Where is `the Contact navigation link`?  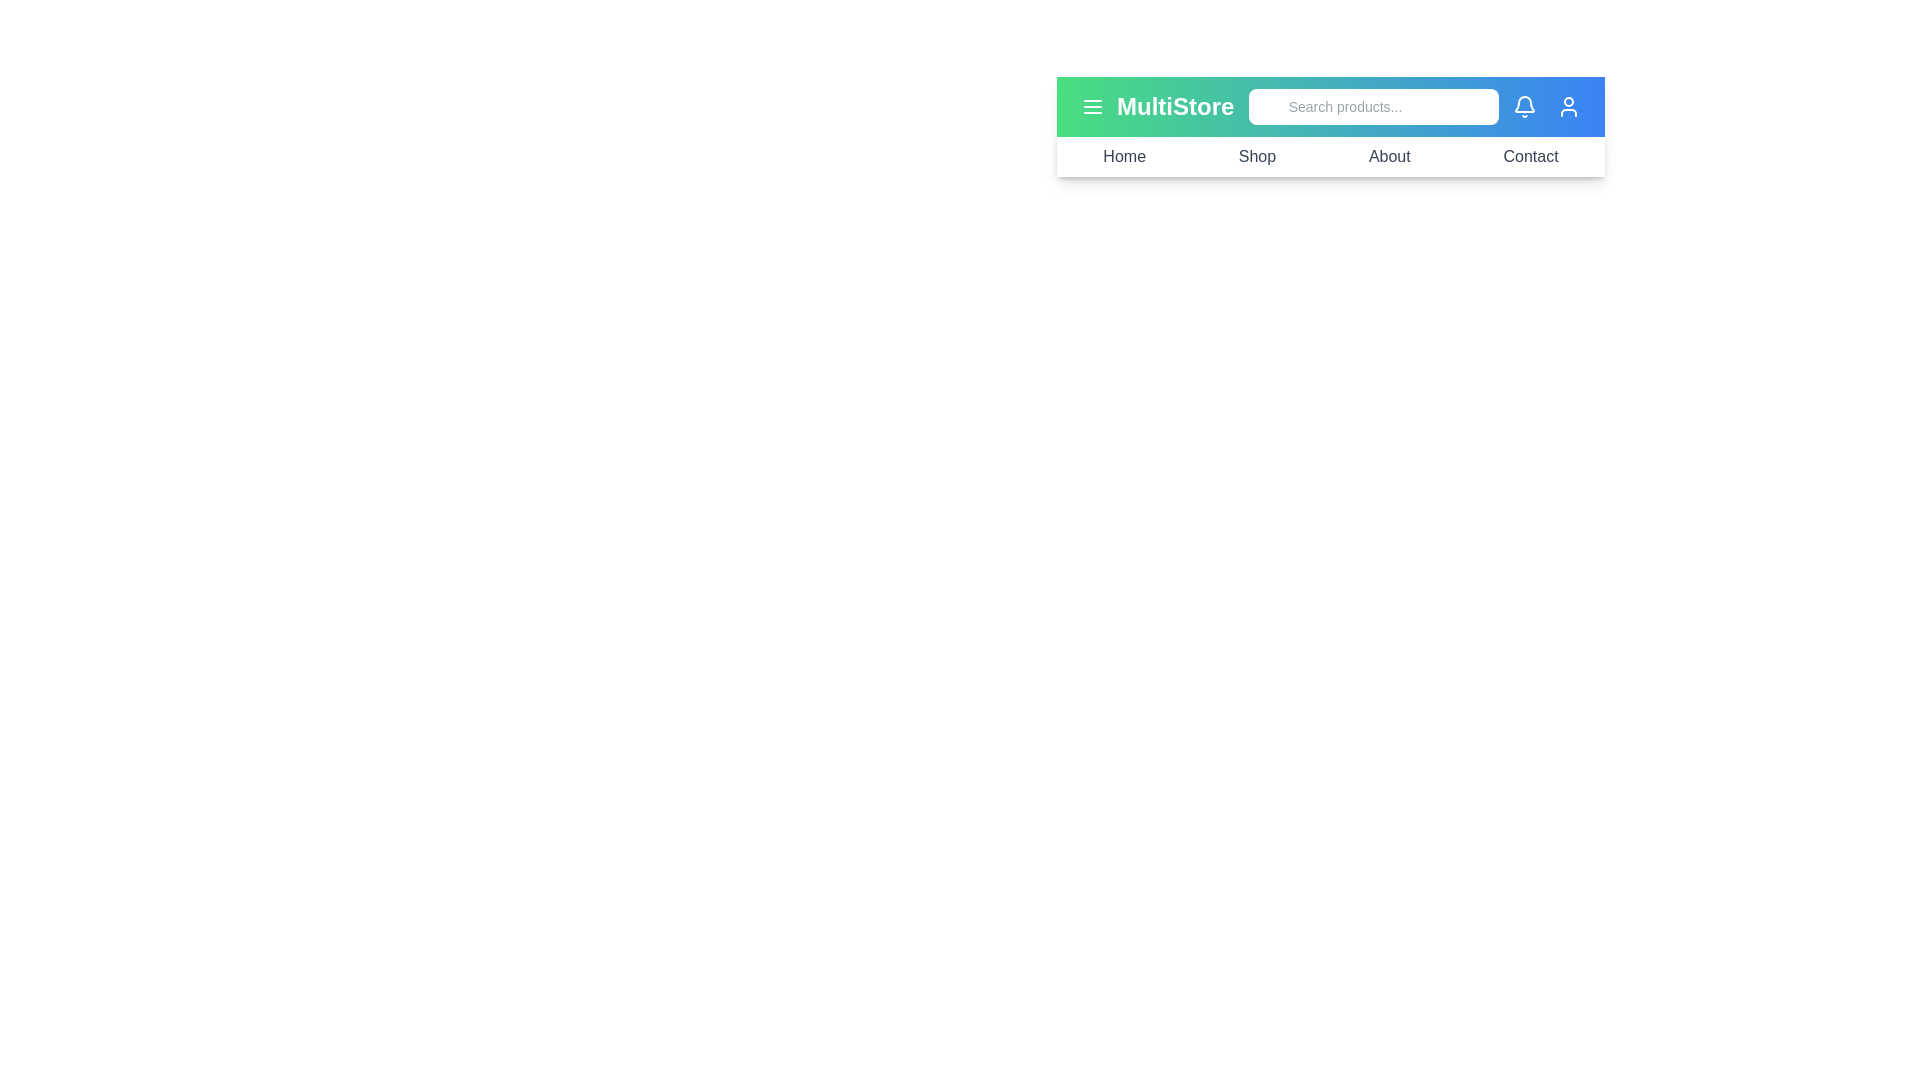
the Contact navigation link is located at coordinates (1530, 156).